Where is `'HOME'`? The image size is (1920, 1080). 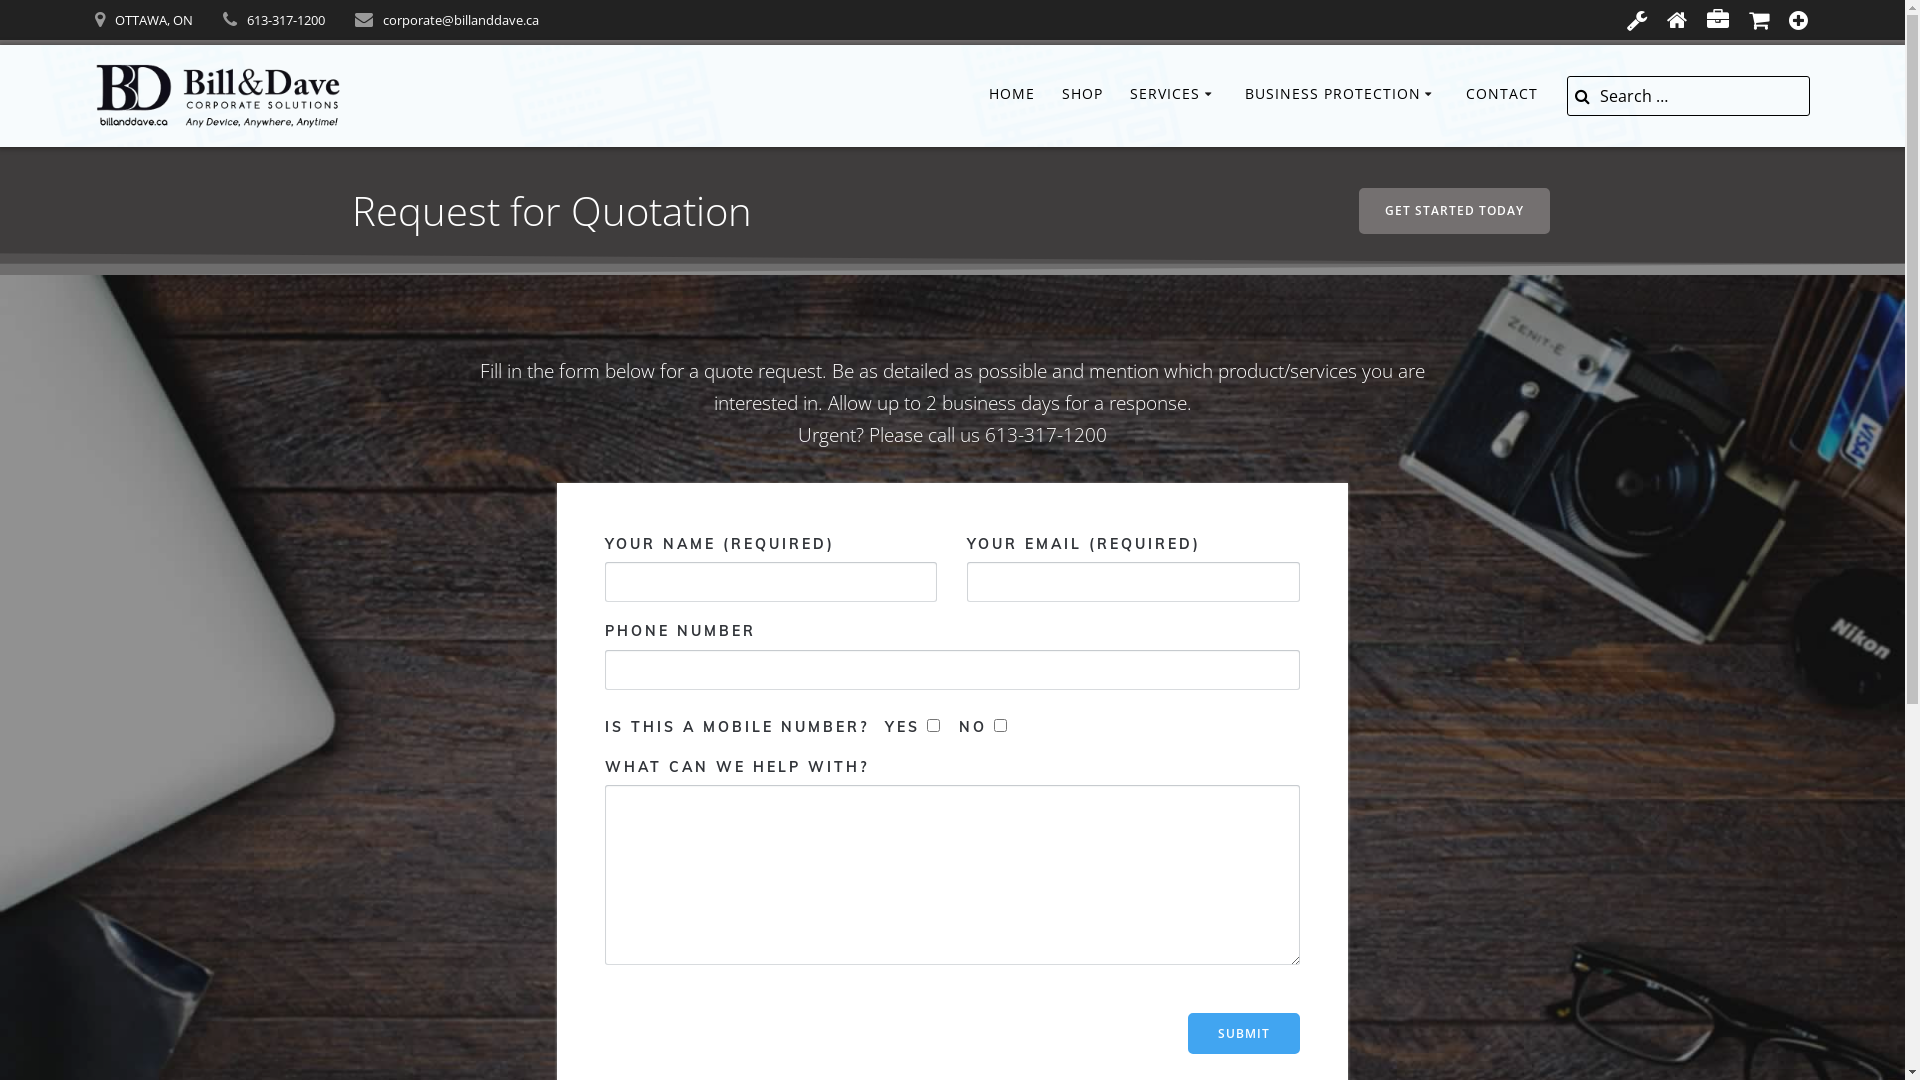 'HOME' is located at coordinates (988, 95).